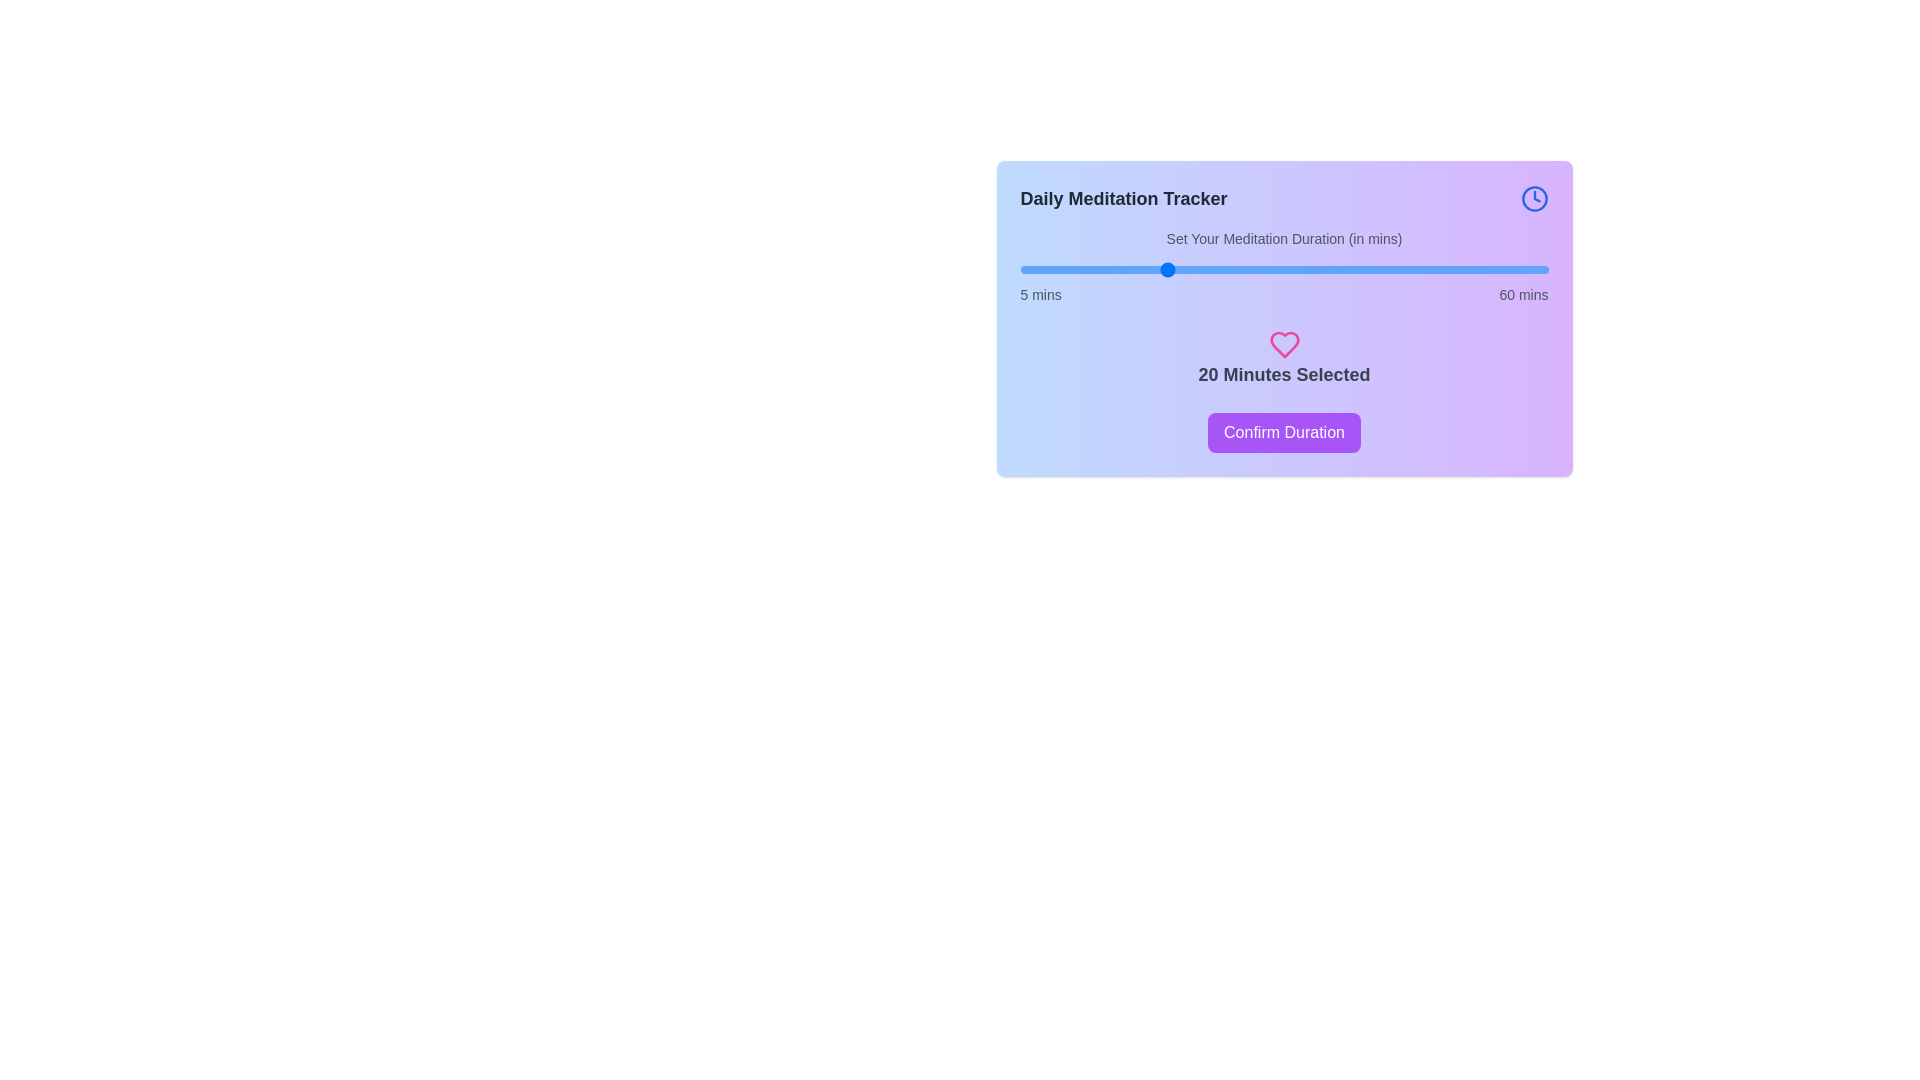  What do you see at coordinates (1393, 270) in the screenshot?
I see `the meditation duration to 44 minutes using the slider` at bounding box center [1393, 270].